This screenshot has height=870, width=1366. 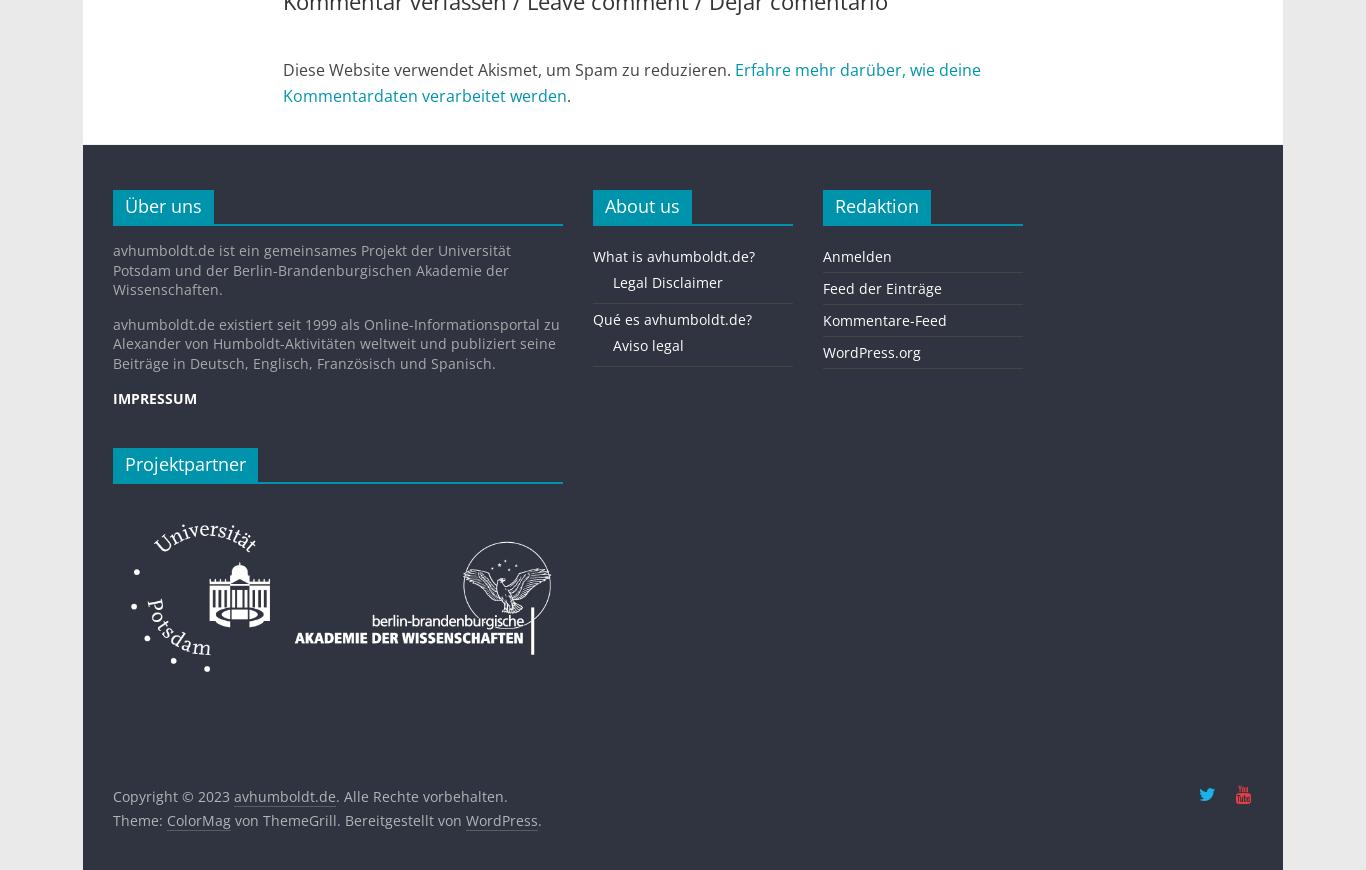 What do you see at coordinates (647, 344) in the screenshot?
I see `'Aviso legal'` at bounding box center [647, 344].